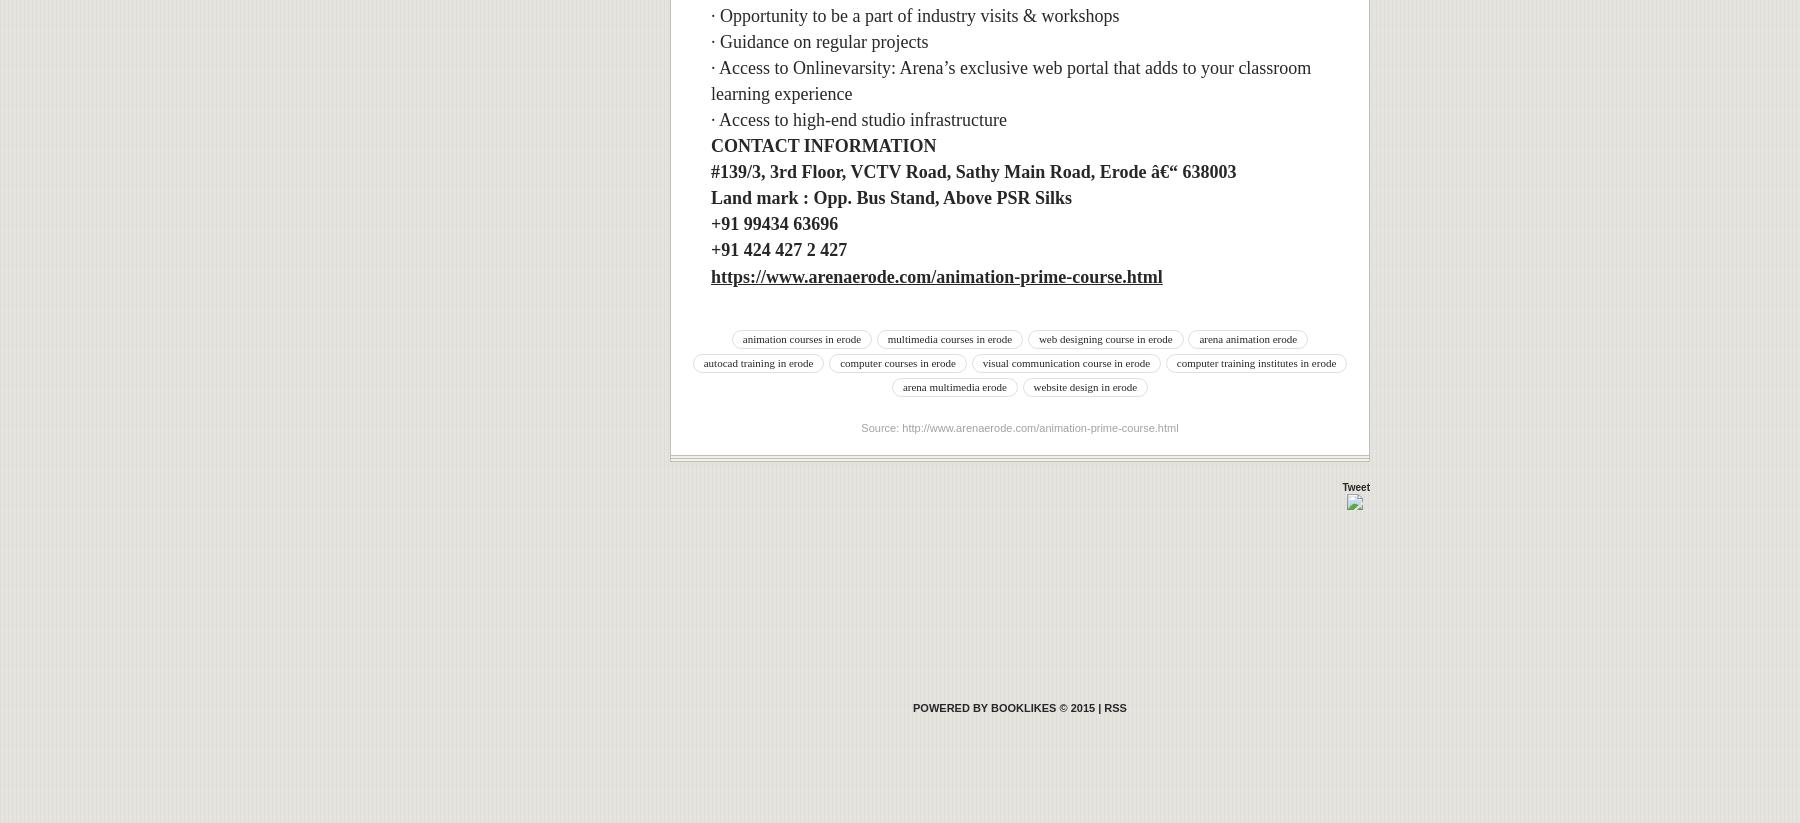  I want to click on 'Land mark : Opp. Bus Stand, Above PSR Silks', so click(891, 198).